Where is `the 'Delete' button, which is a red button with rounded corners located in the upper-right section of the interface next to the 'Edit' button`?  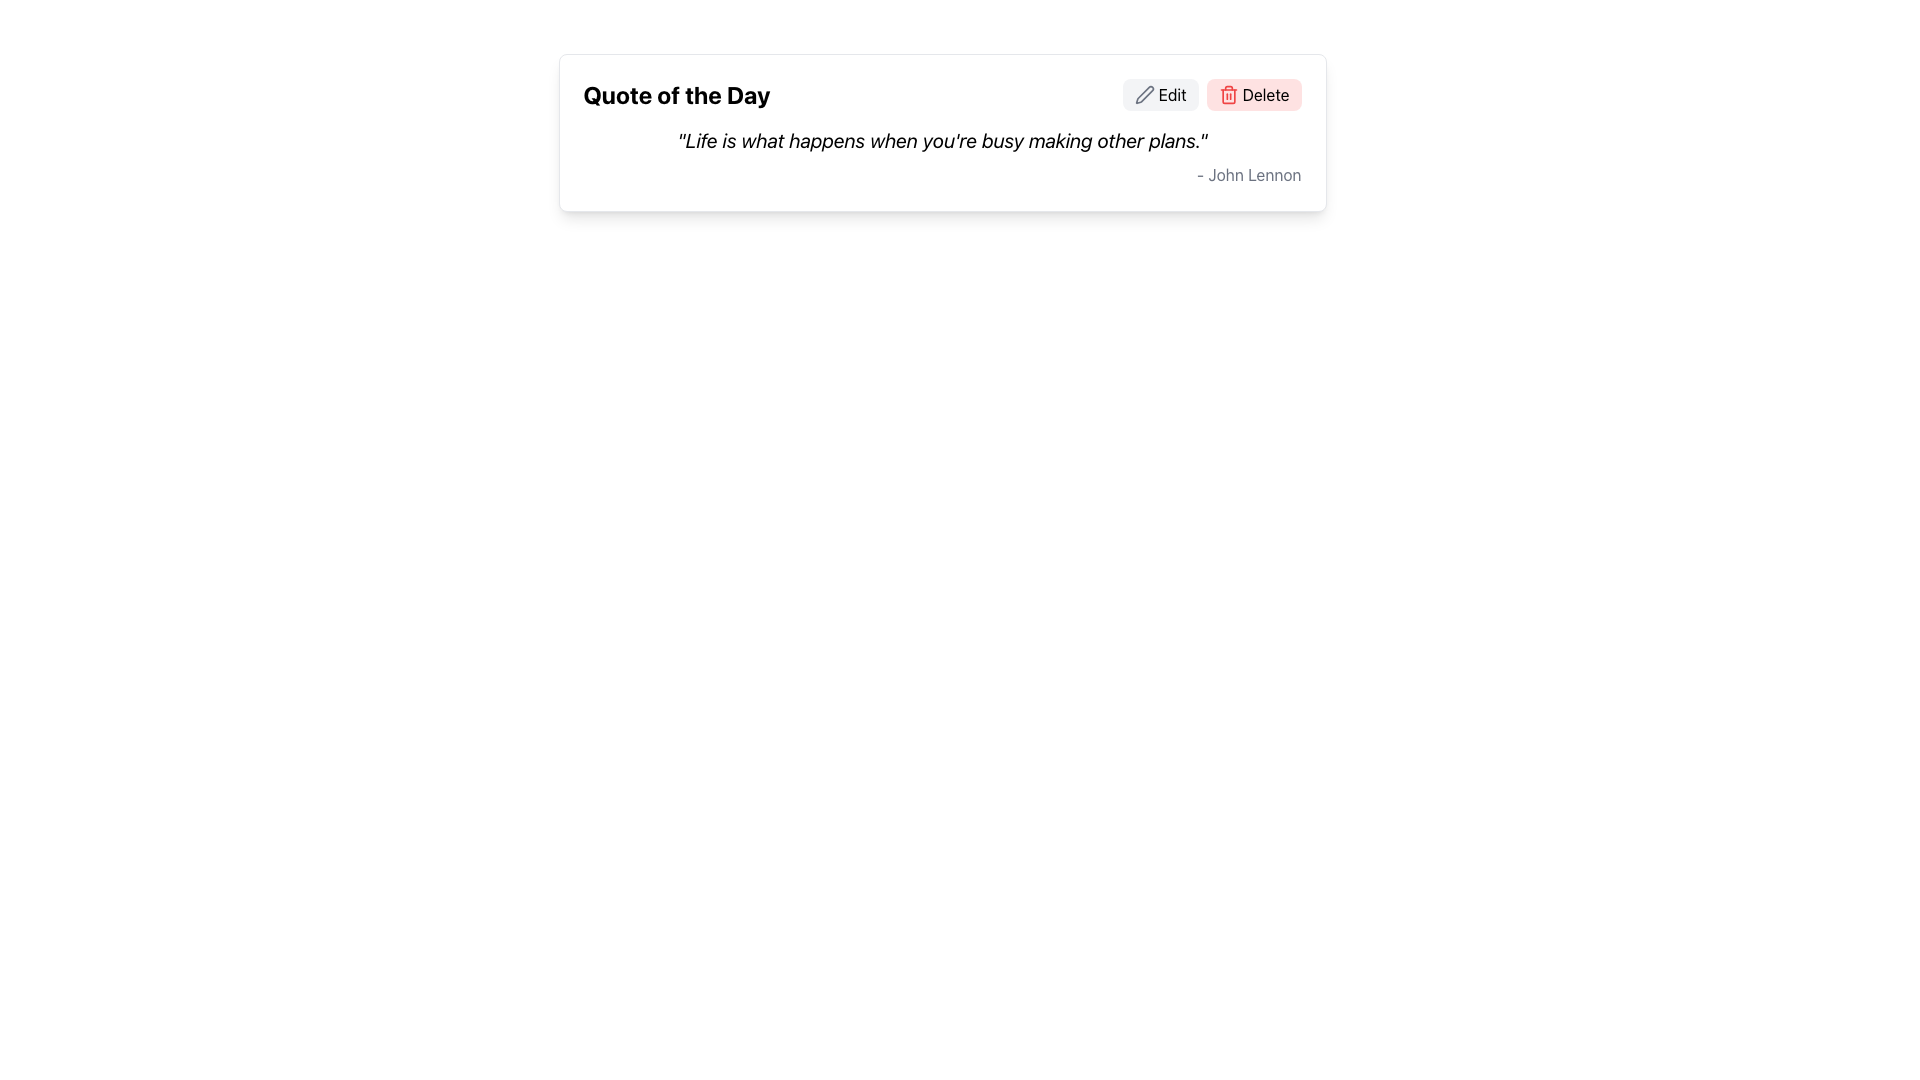
the 'Delete' button, which is a red button with rounded corners located in the upper-right section of the interface next to the 'Edit' button is located at coordinates (1211, 95).